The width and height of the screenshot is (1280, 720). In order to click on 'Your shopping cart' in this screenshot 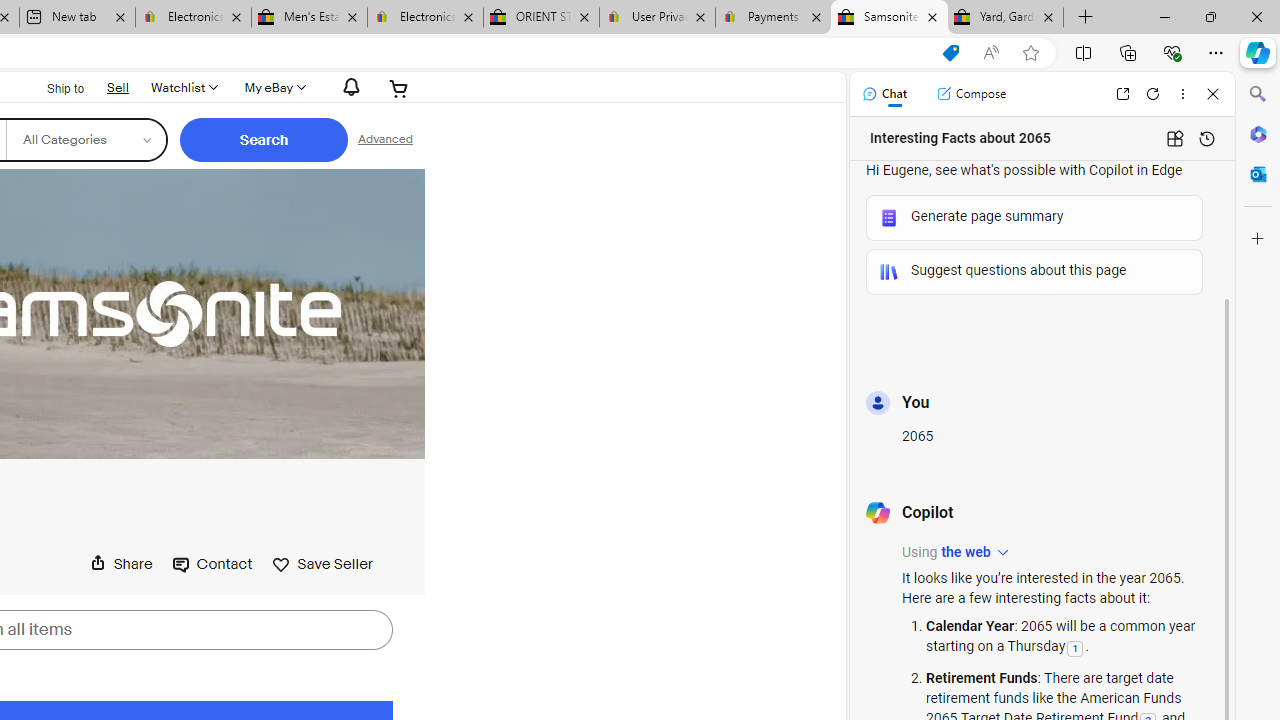, I will do `click(400, 87)`.